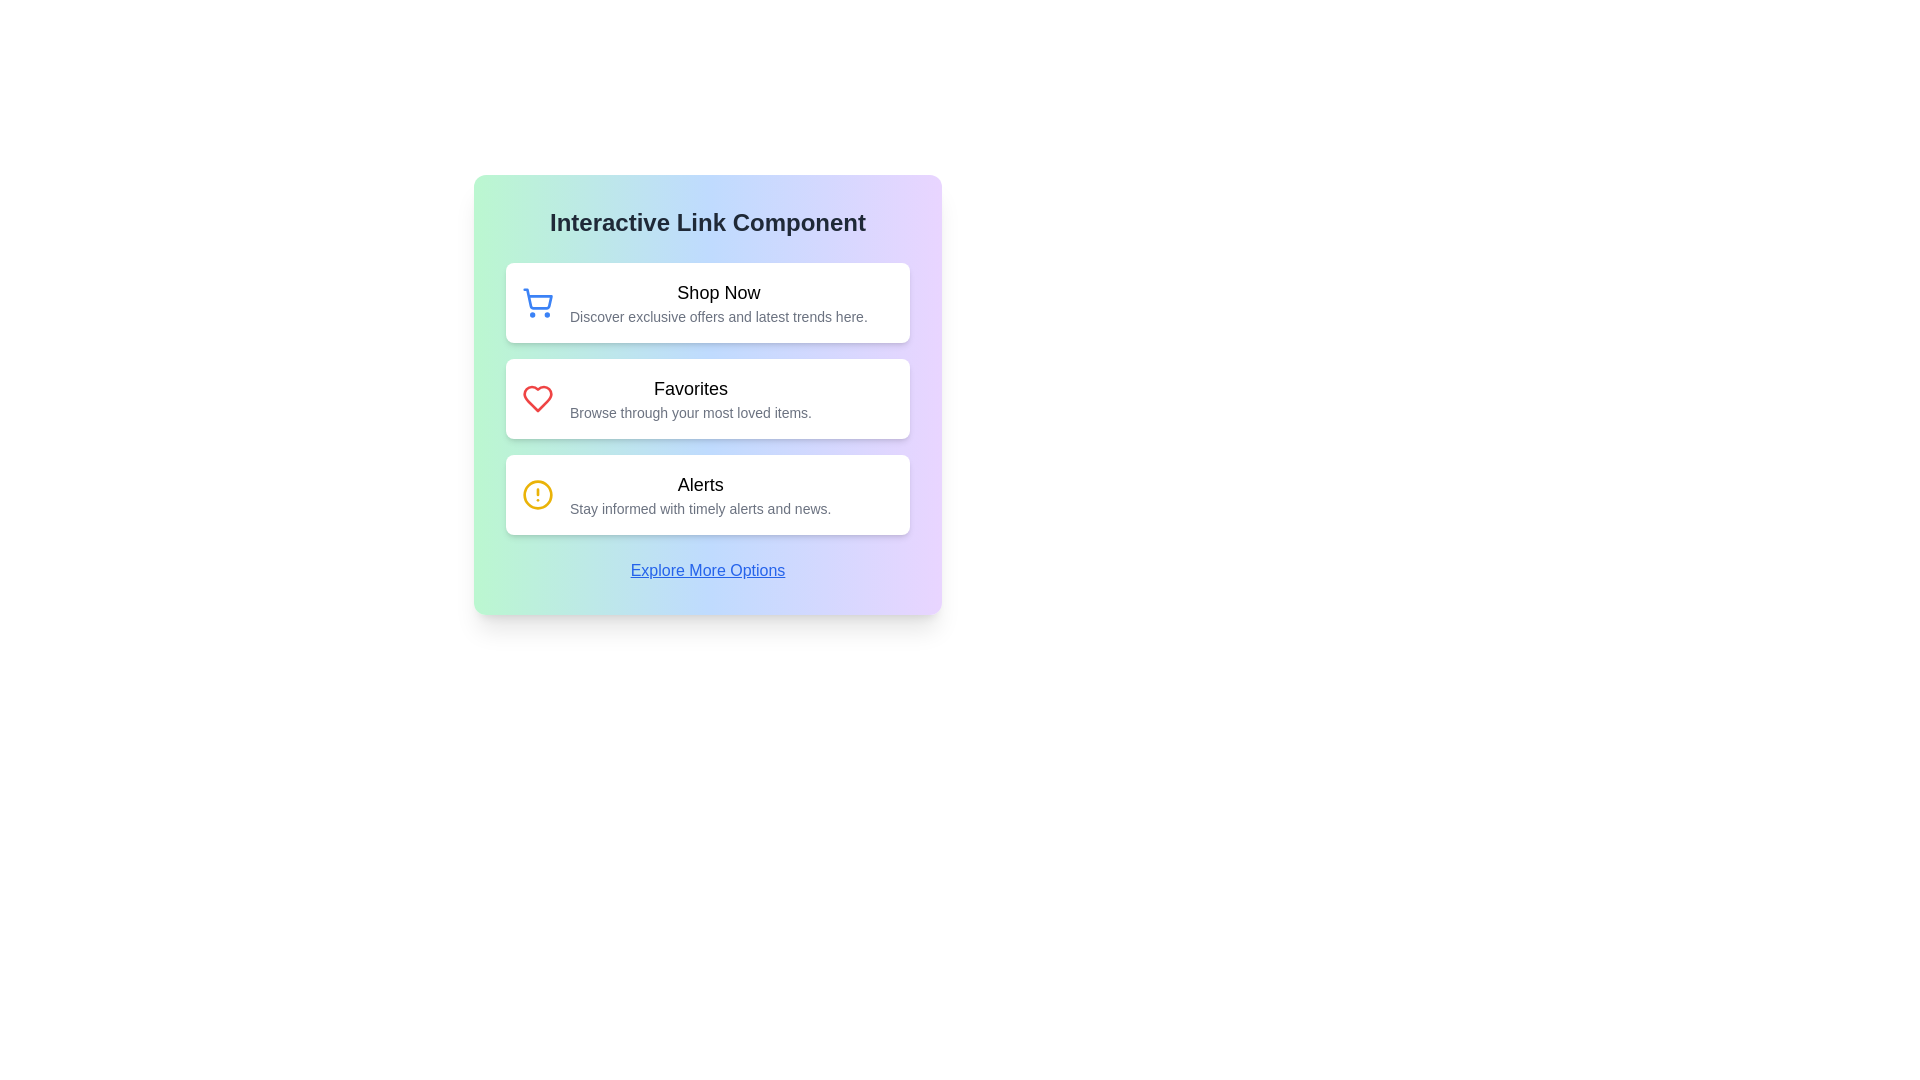  Describe the element at coordinates (691, 398) in the screenshot. I see `the 'Favorites' structured content grouping, which includes a bold heading and a descriptive text, located within the second card of the 'Interactive Link Component'` at that location.